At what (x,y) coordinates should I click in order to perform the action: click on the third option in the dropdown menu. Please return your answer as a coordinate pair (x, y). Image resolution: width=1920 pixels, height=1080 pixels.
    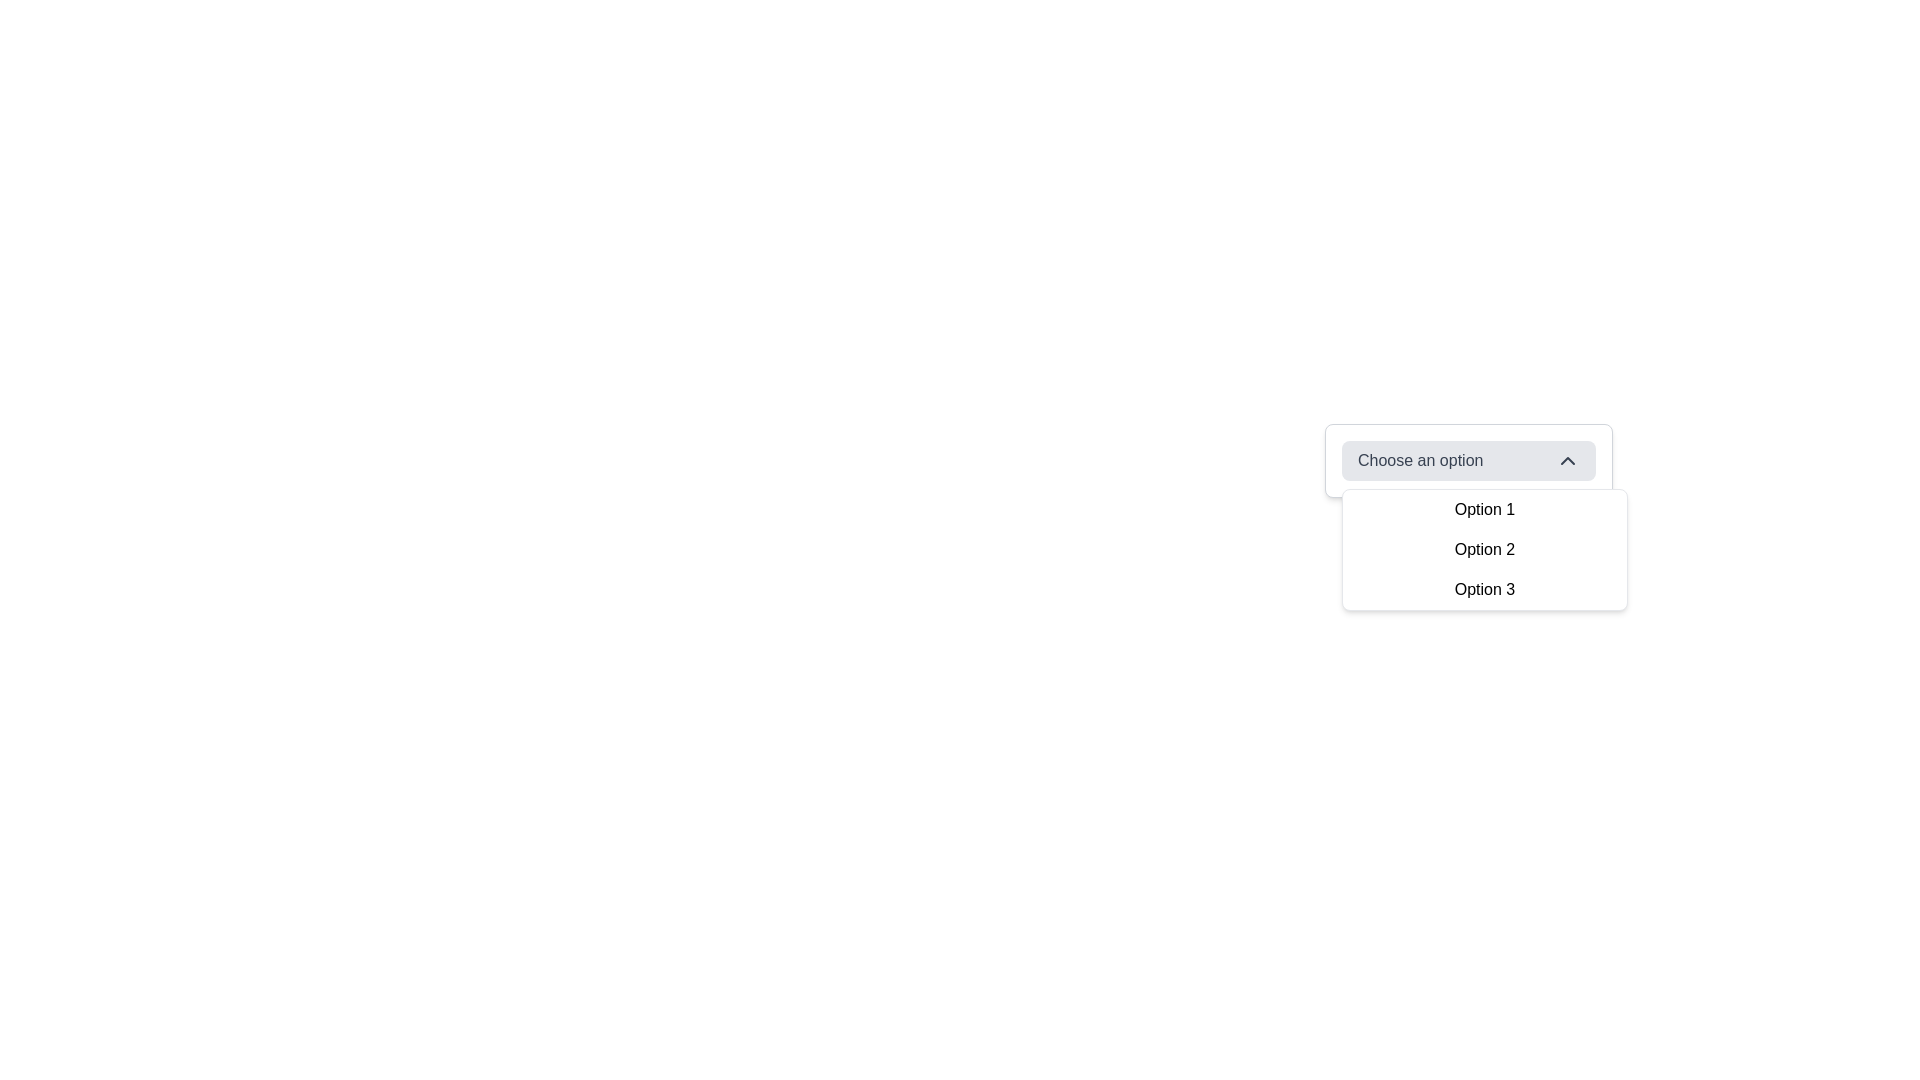
    Looking at the image, I should click on (1484, 589).